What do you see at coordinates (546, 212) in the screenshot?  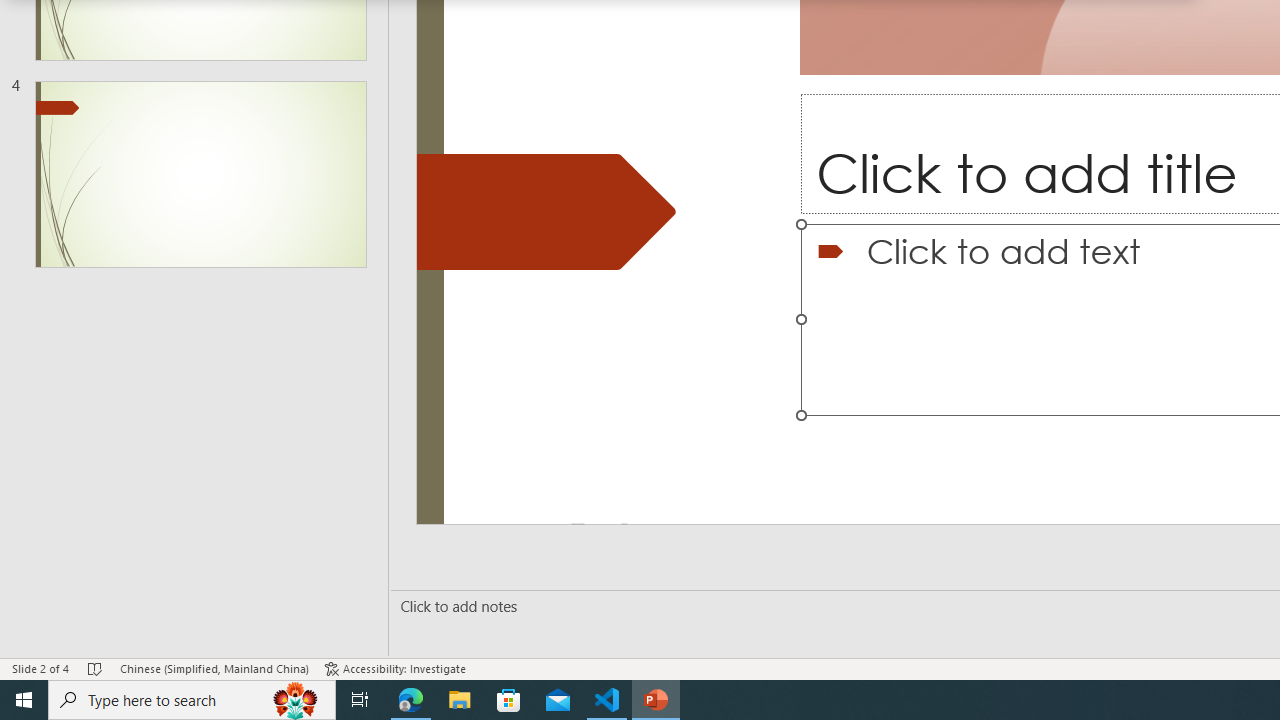 I see `'Decorative Locked'` at bounding box center [546, 212].